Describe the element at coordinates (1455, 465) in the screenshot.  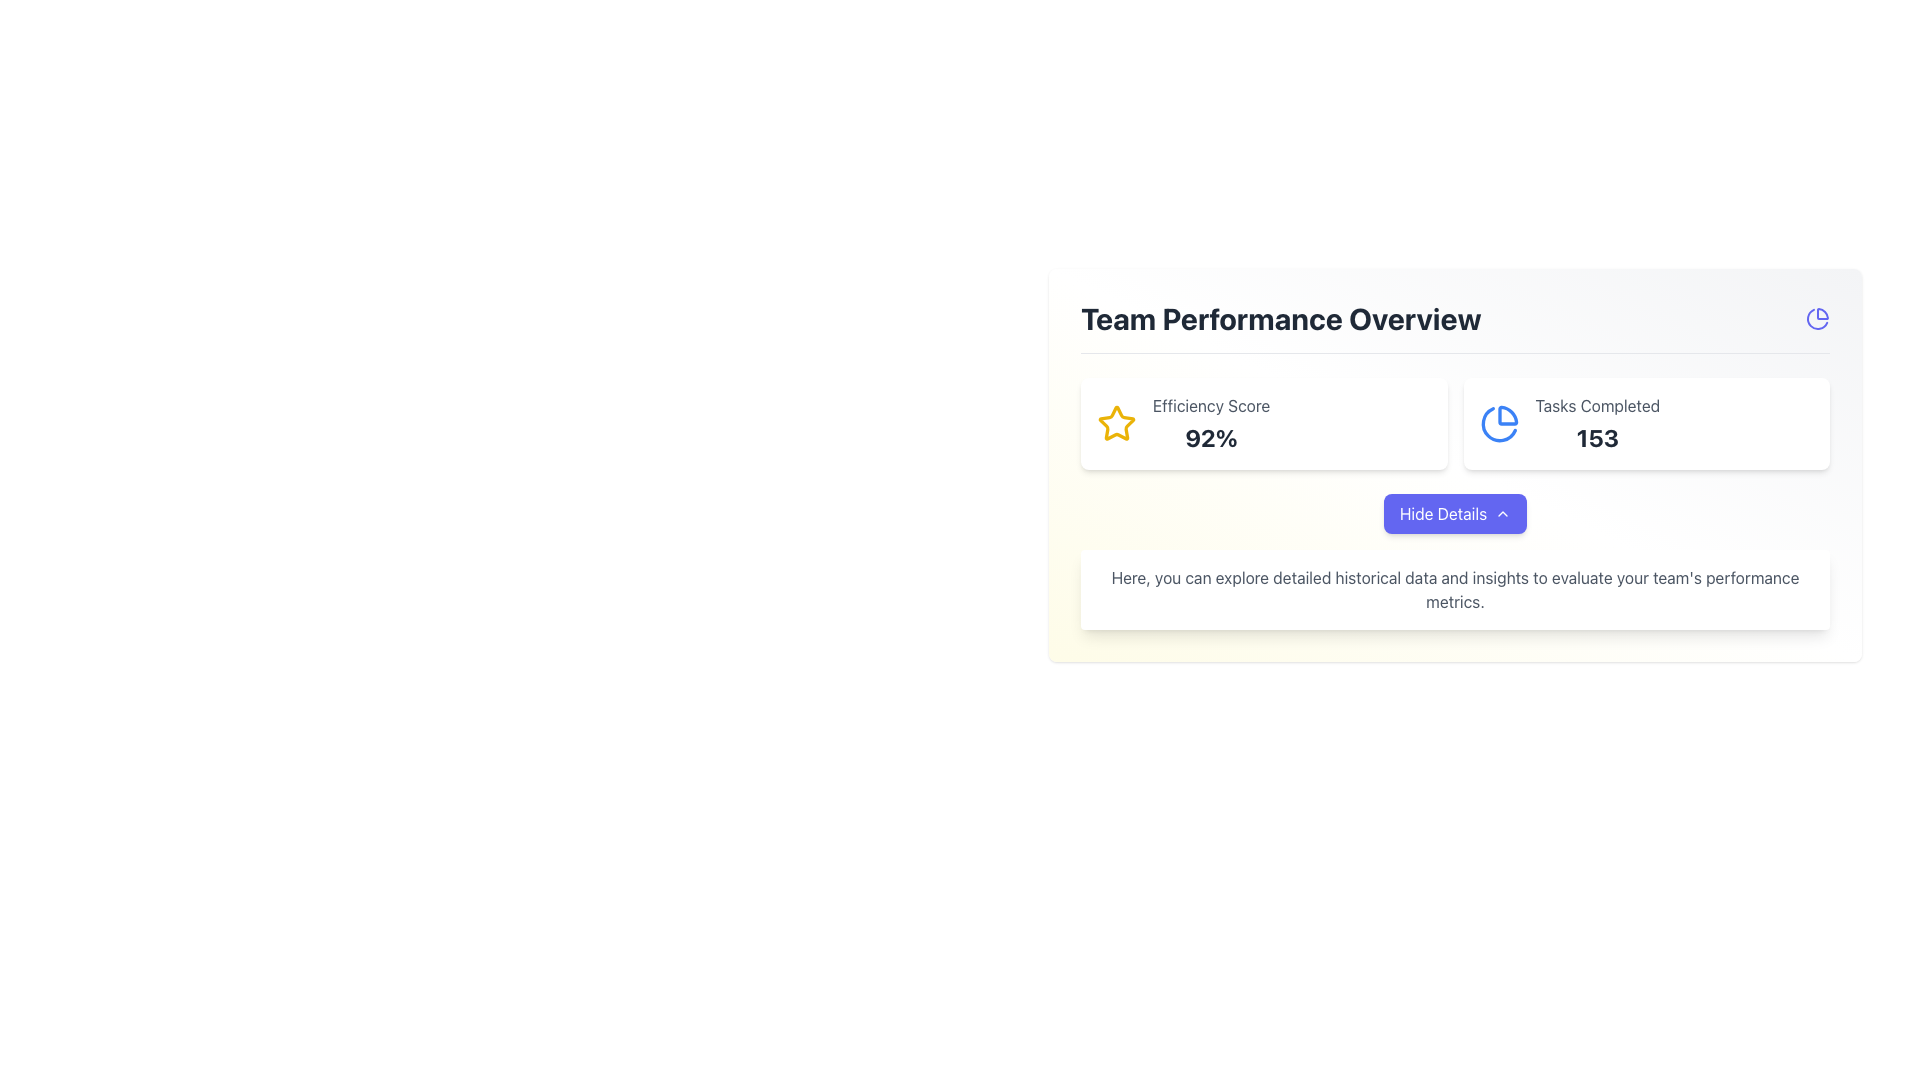
I see `the 'Hide Details' button located in the footer of the Information Panel titled 'Team Performance Overview'` at that location.